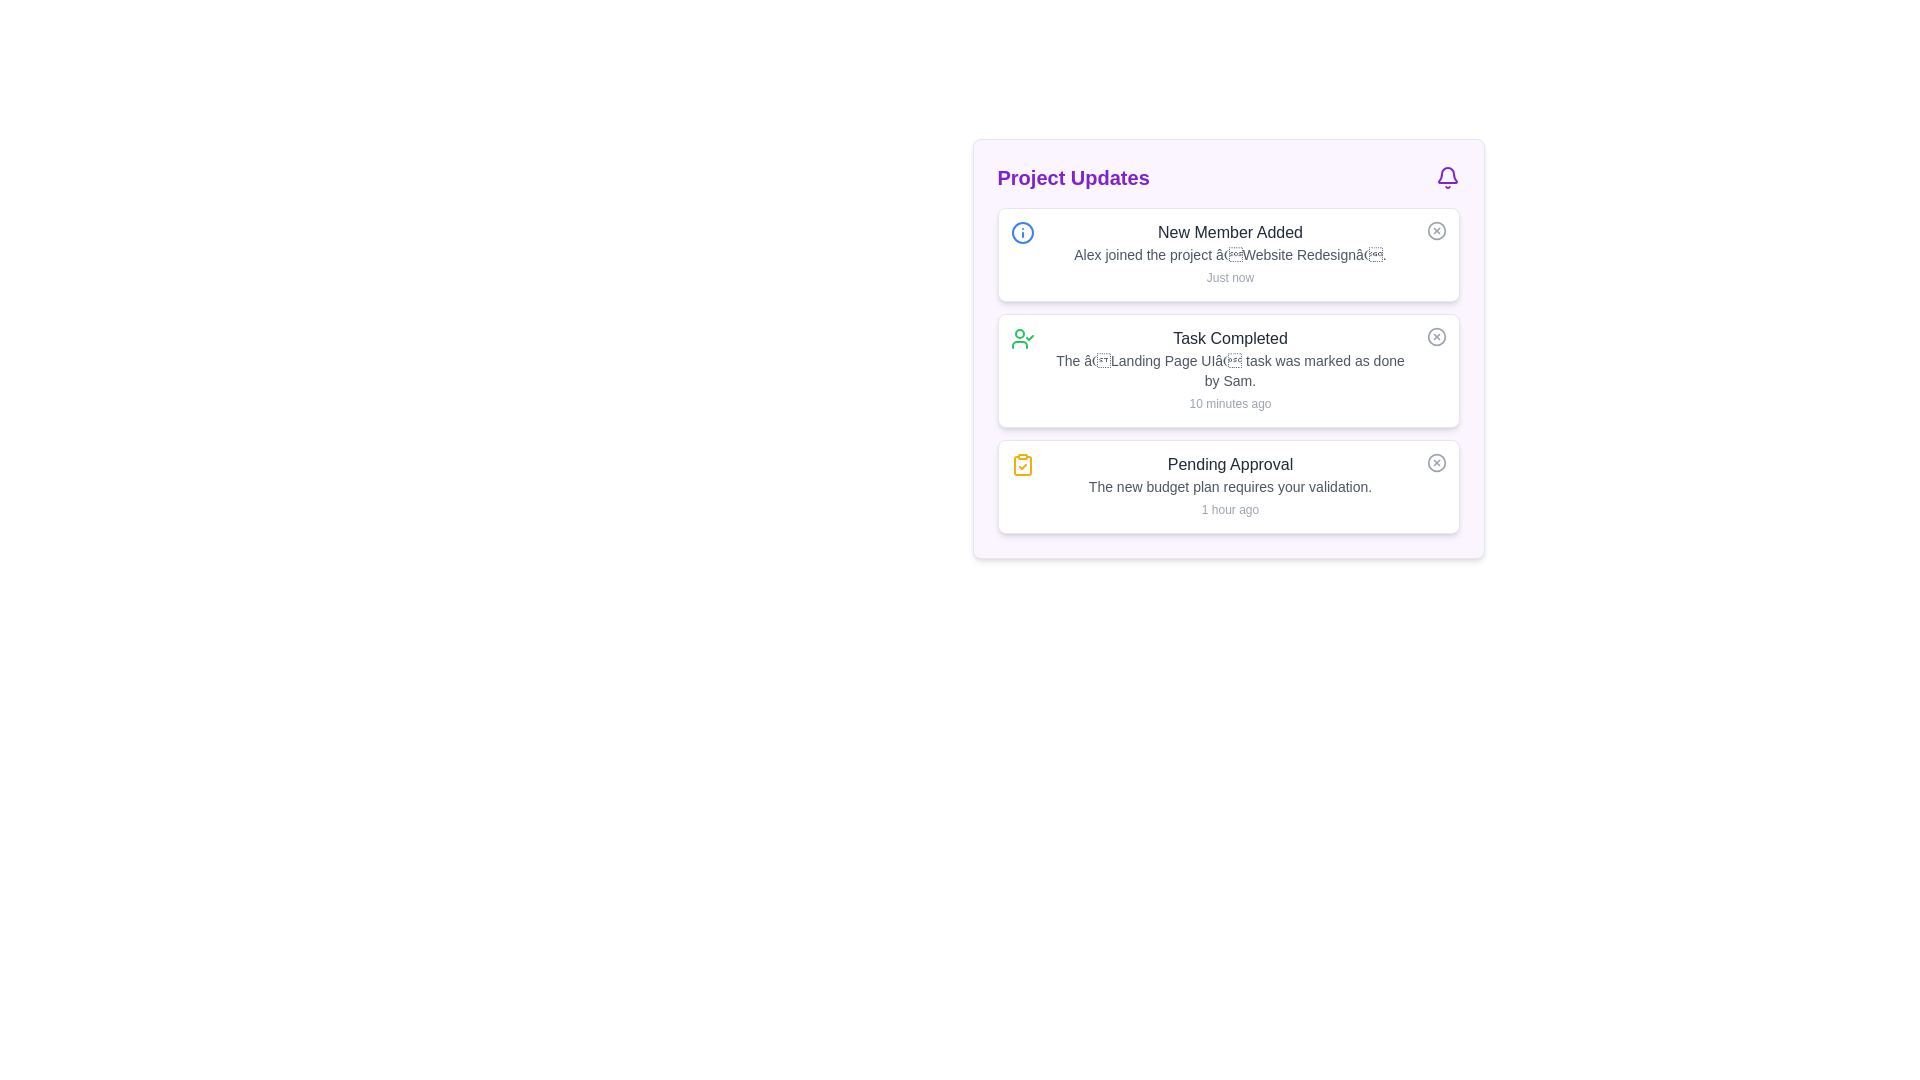  Describe the element at coordinates (1229, 370) in the screenshot. I see `the informational text content that specifies the task's name and the user who marked it as done, located below the 'Task Completed' header` at that location.